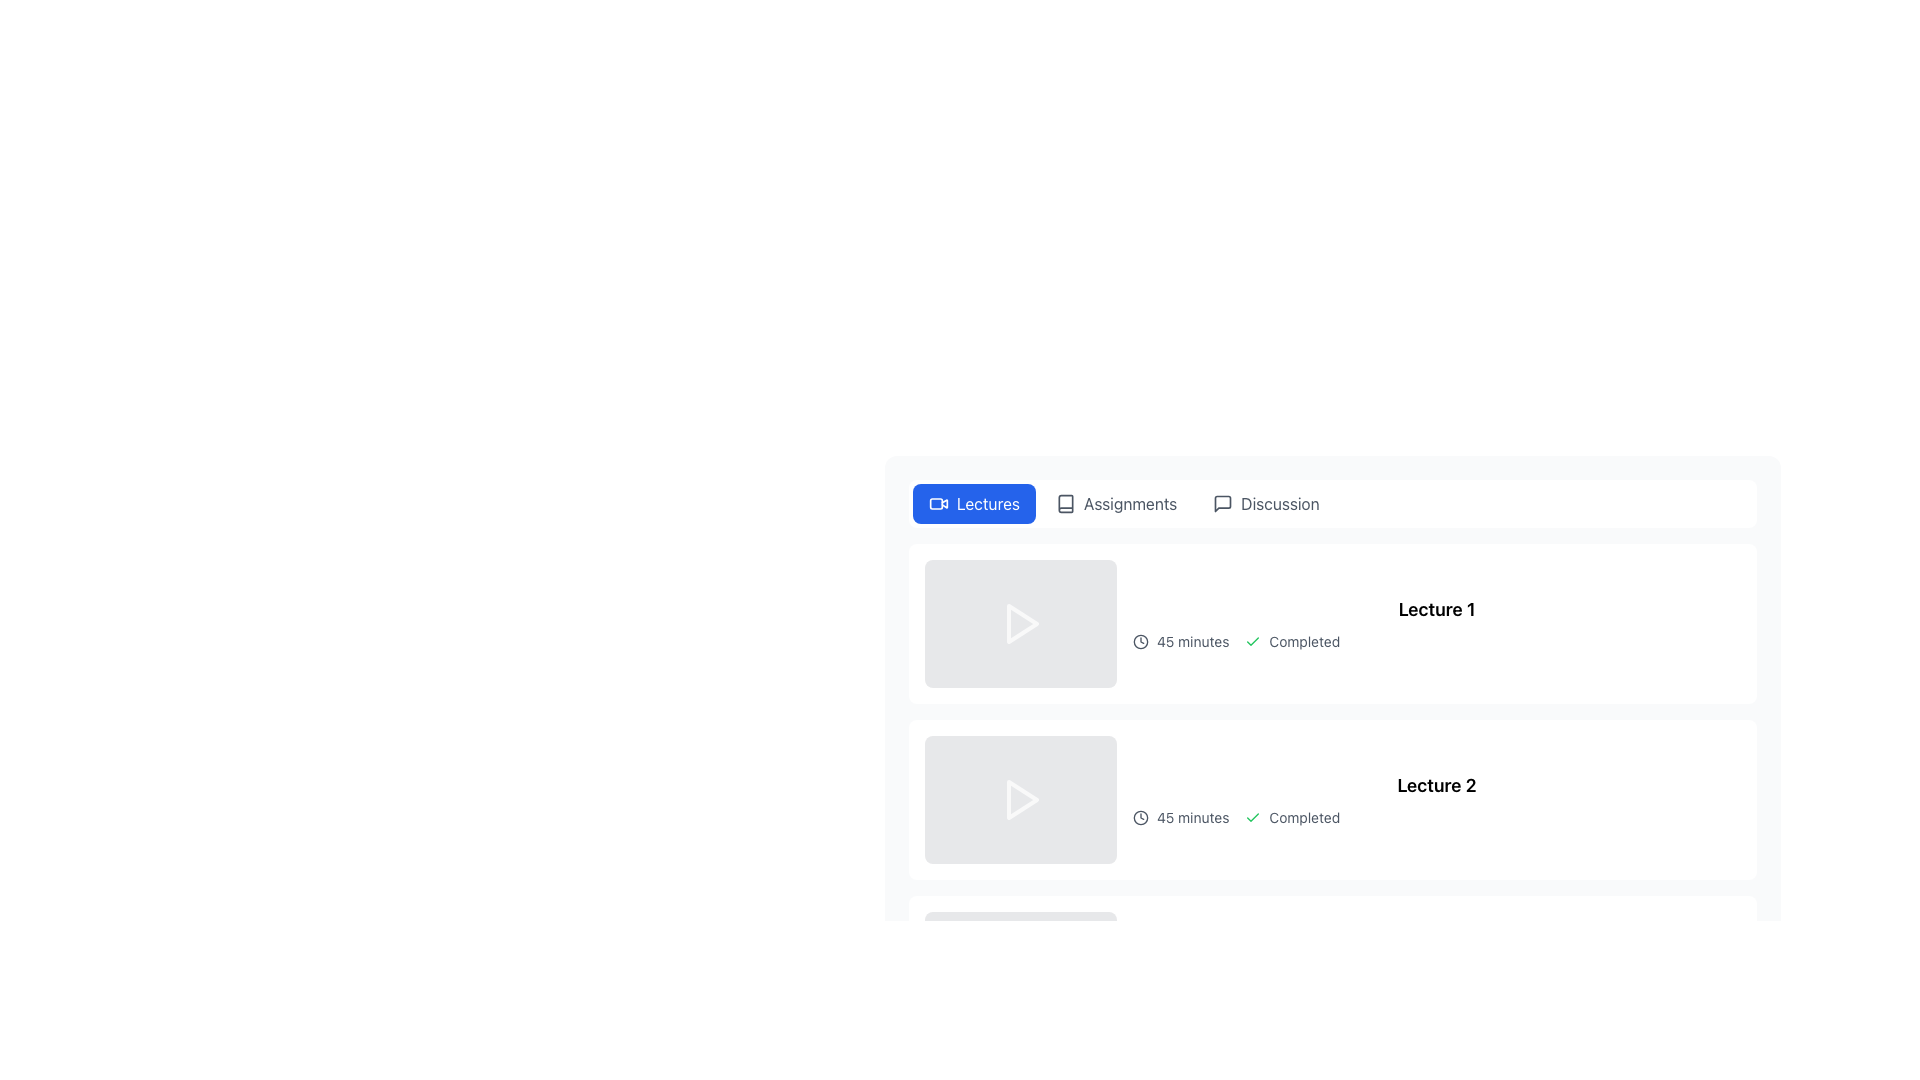 This screenshot has width=1920, height=1080. What do you see at coordinates (1064, 503) in the screenshot?
I see `the visual indicator icon for the 'Assignments' section located in the navigation menu at the top-center of the interface, immediately to the left of the text 'Assignments'` at bounding box center [1064, 503].